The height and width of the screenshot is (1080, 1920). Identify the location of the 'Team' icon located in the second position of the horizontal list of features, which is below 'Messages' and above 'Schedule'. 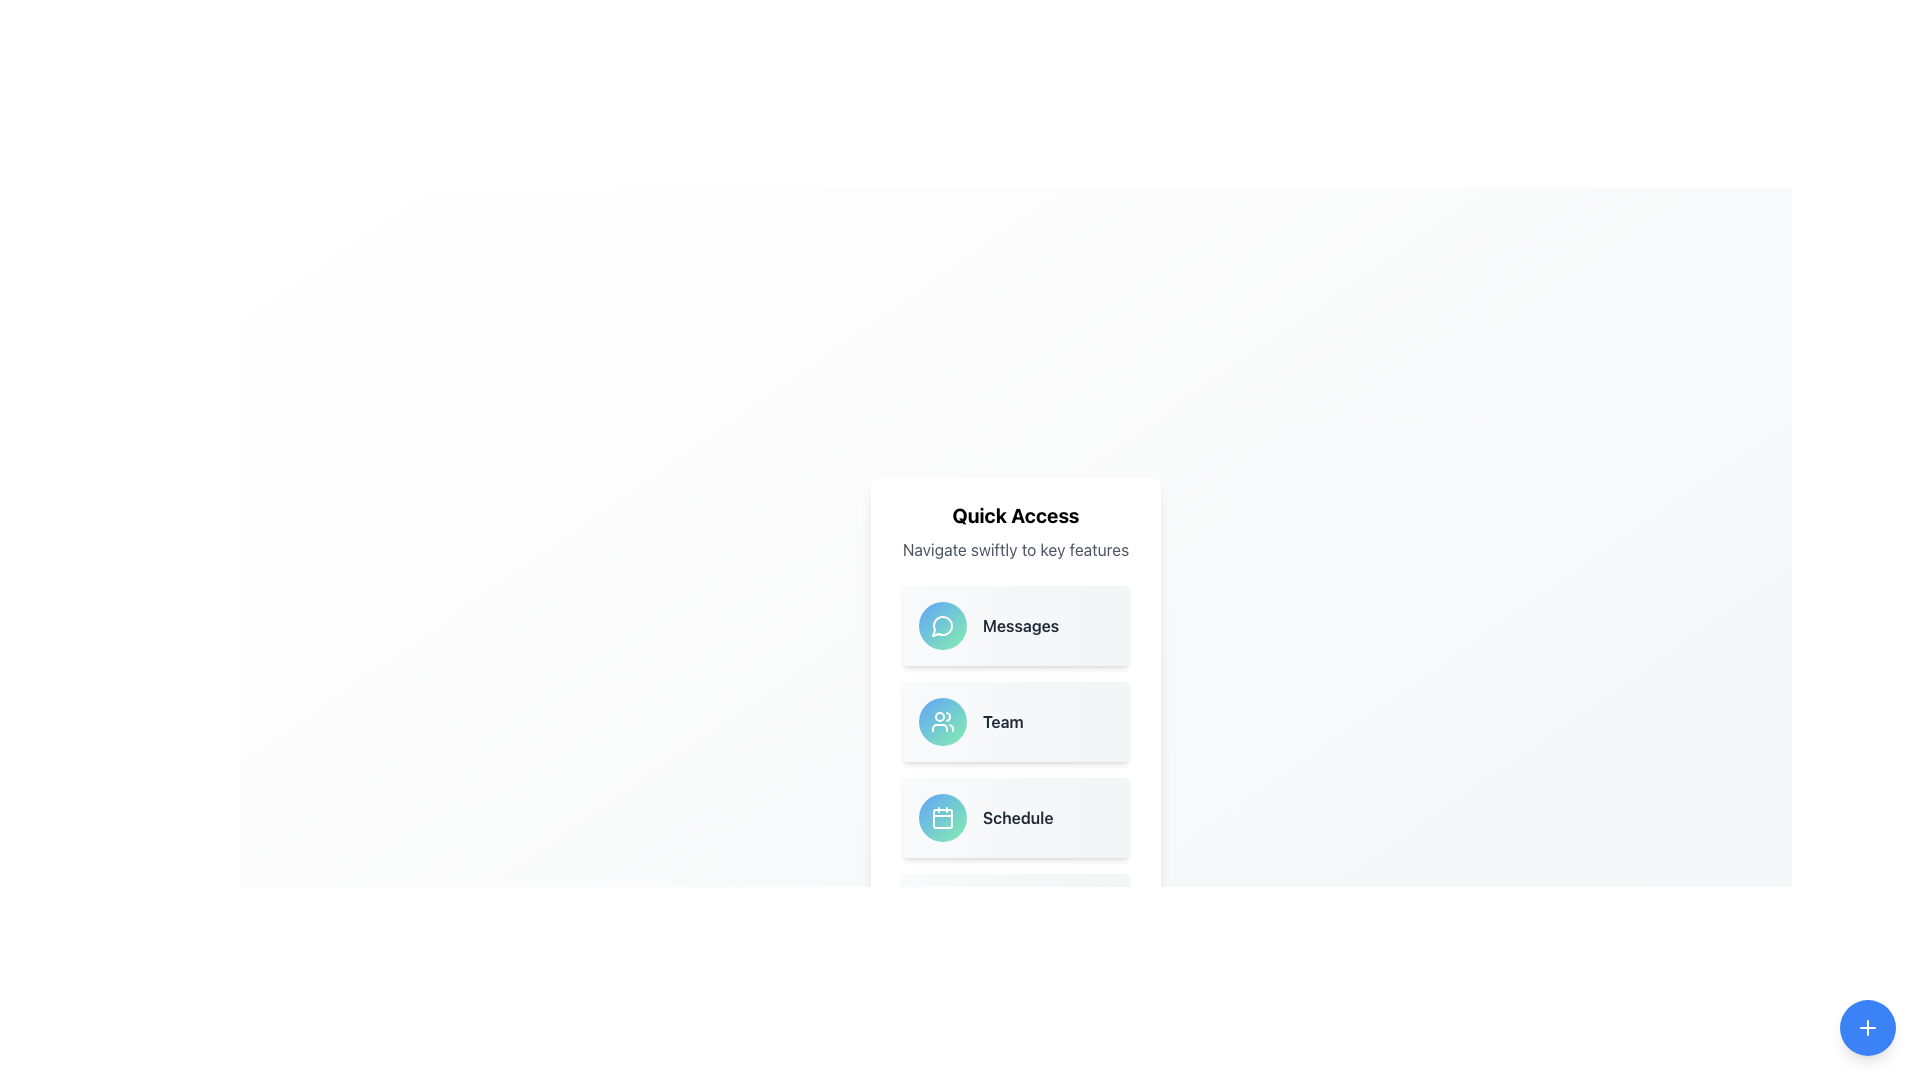
(940, 721).